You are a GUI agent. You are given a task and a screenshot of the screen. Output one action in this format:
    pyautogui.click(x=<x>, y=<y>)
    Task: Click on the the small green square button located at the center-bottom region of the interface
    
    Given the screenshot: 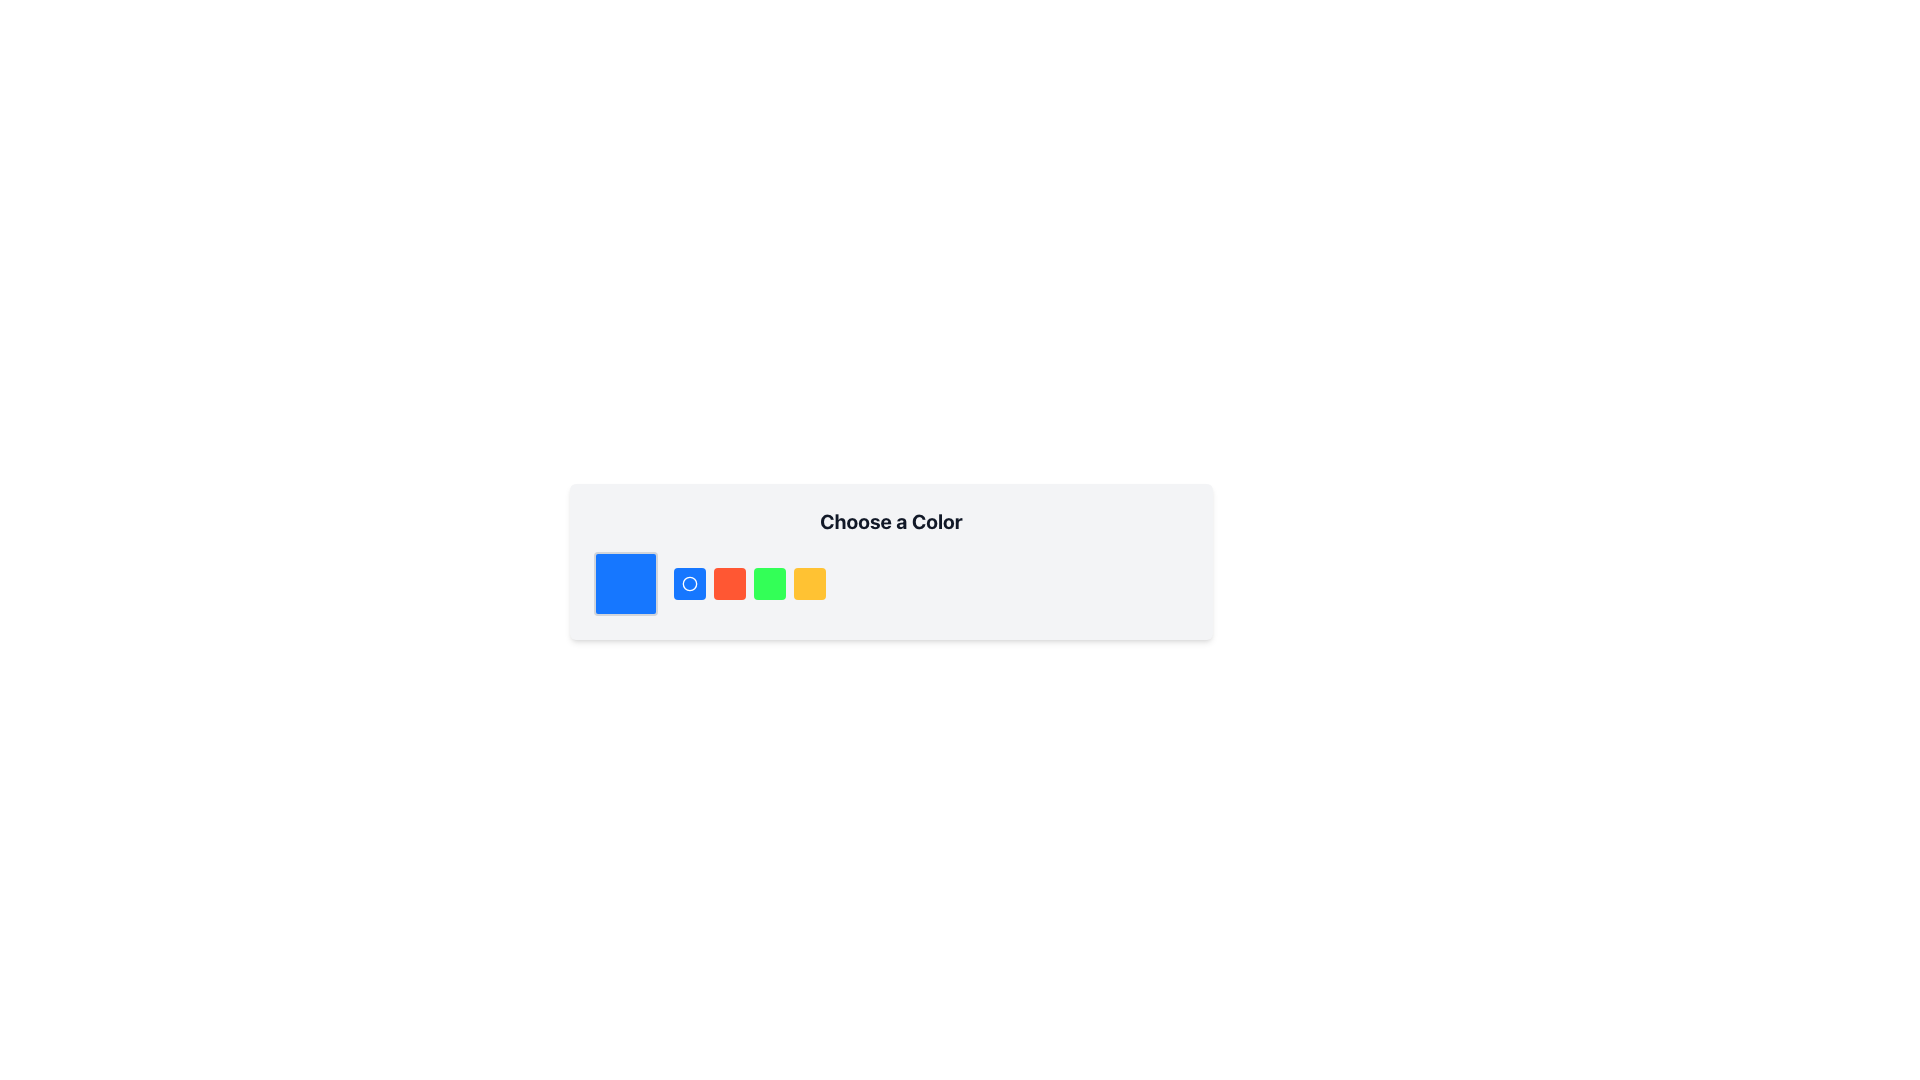 What is the action you would take?
    pyautogui.click(x=768, y=583)
    